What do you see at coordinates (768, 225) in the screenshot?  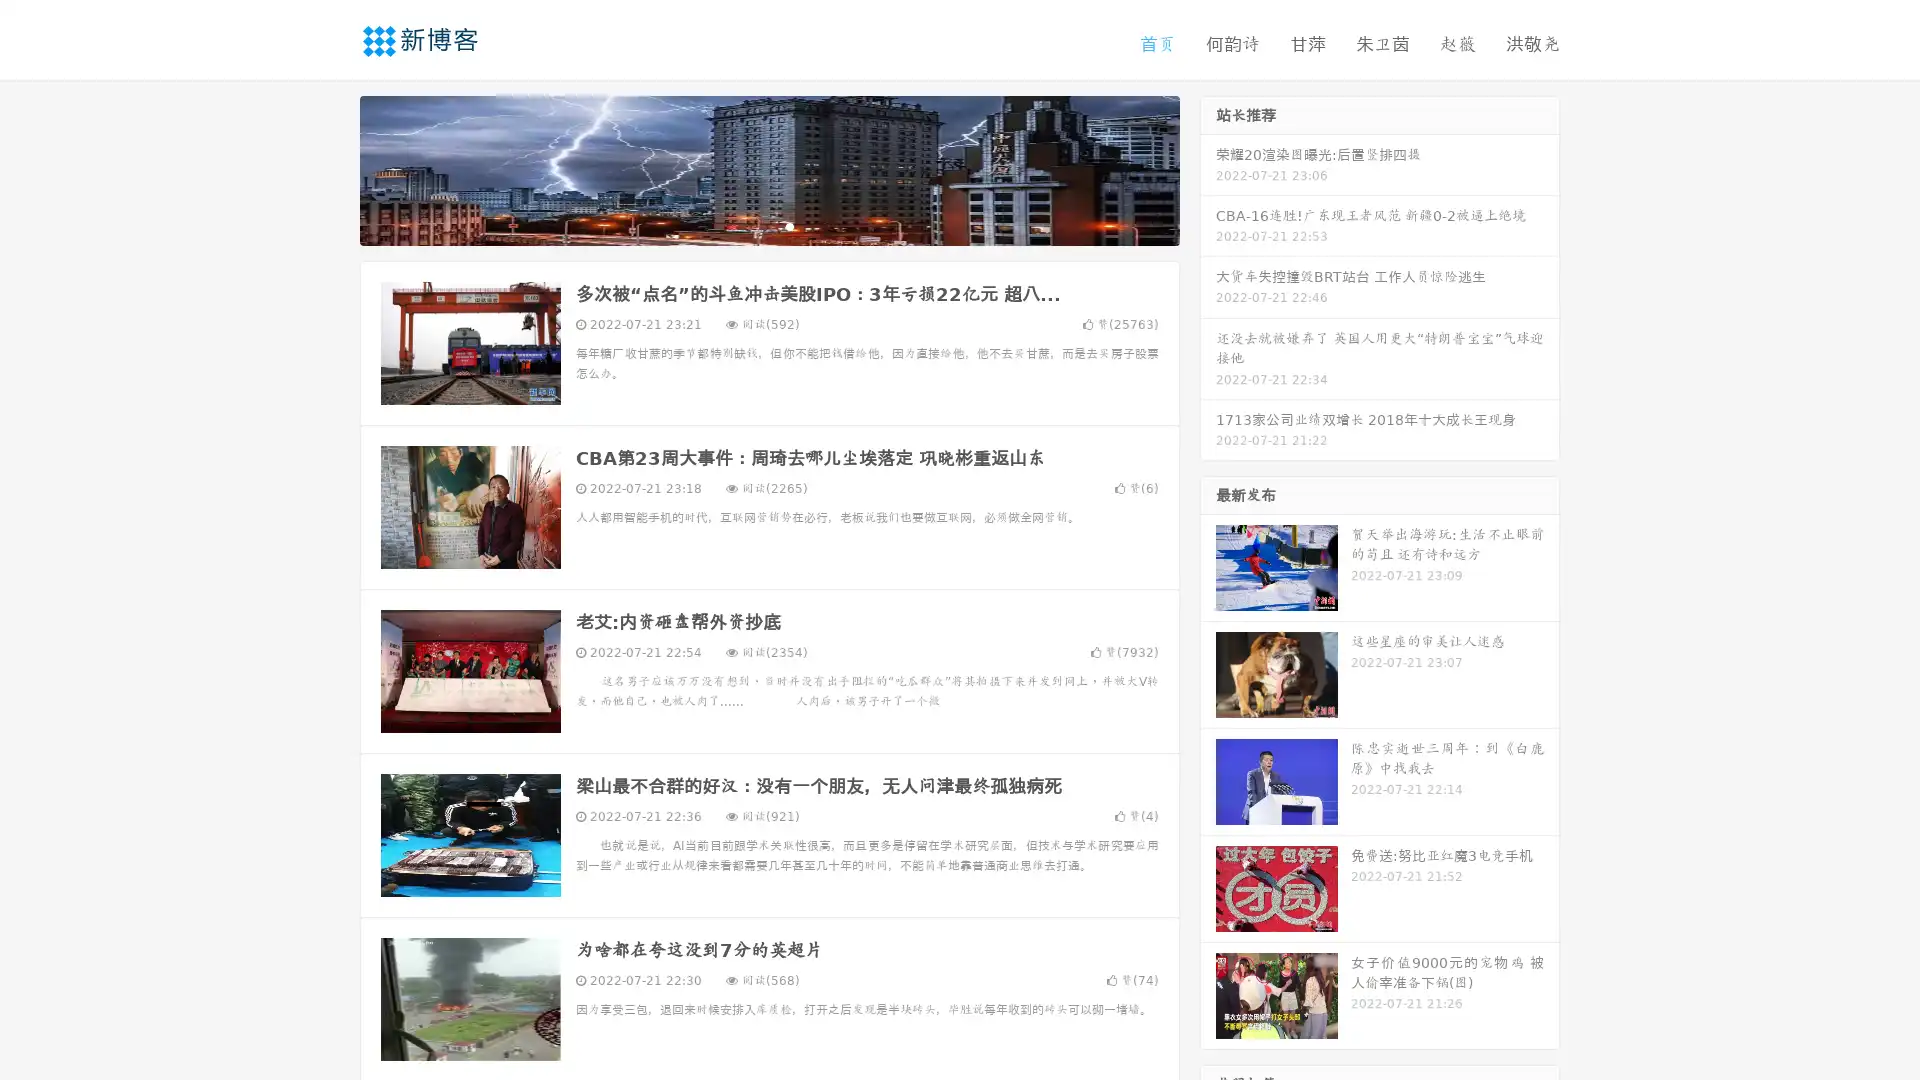 I see `Go to slide 2` at bounding box center [768, 225].